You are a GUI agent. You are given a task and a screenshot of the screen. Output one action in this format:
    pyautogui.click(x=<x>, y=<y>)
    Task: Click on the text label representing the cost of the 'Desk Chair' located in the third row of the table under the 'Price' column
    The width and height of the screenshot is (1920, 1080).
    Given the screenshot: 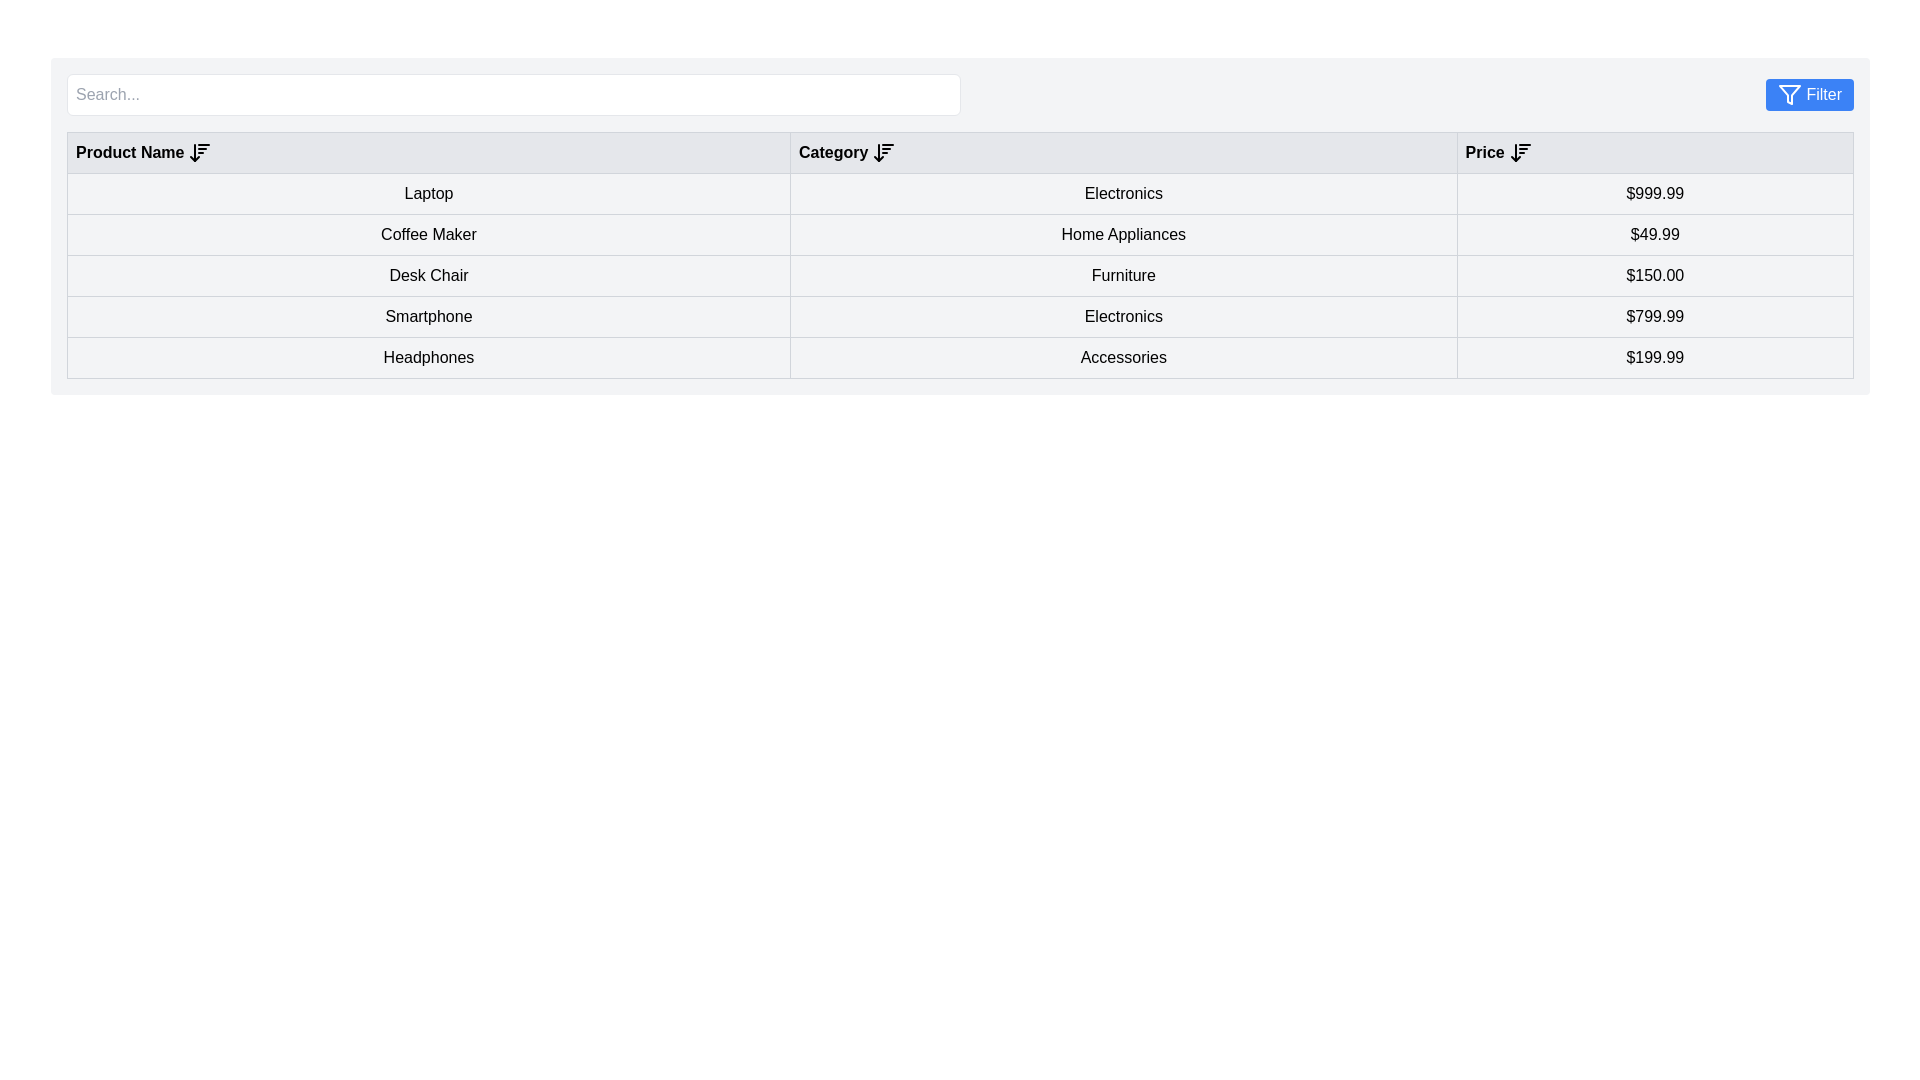 What is the action you would take?
    pyautogui.click(x=1655, y=276)
    